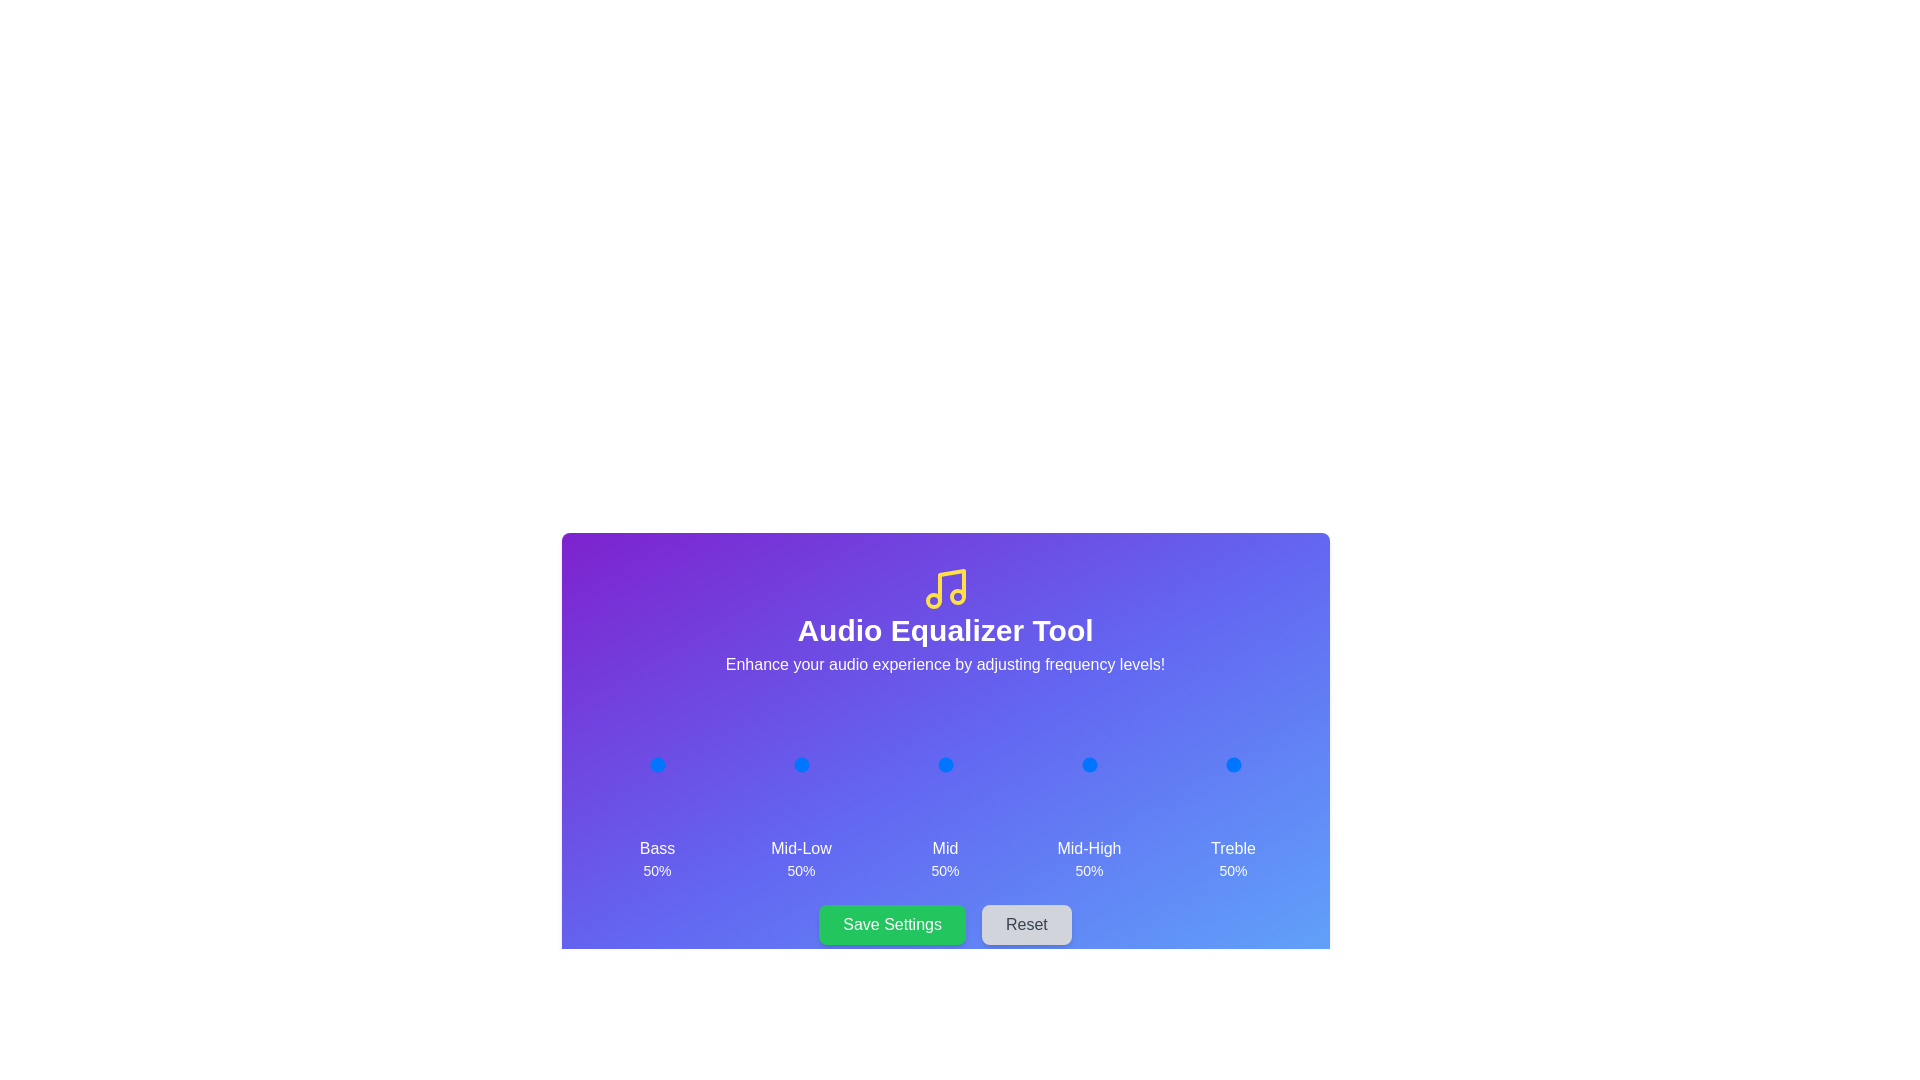 This screenshot has height=1080, width=1920. Describe the element at coordinates (801, 764) in the screenshot. I see `the Mid-Low Slider to observe hover effects` at that location.